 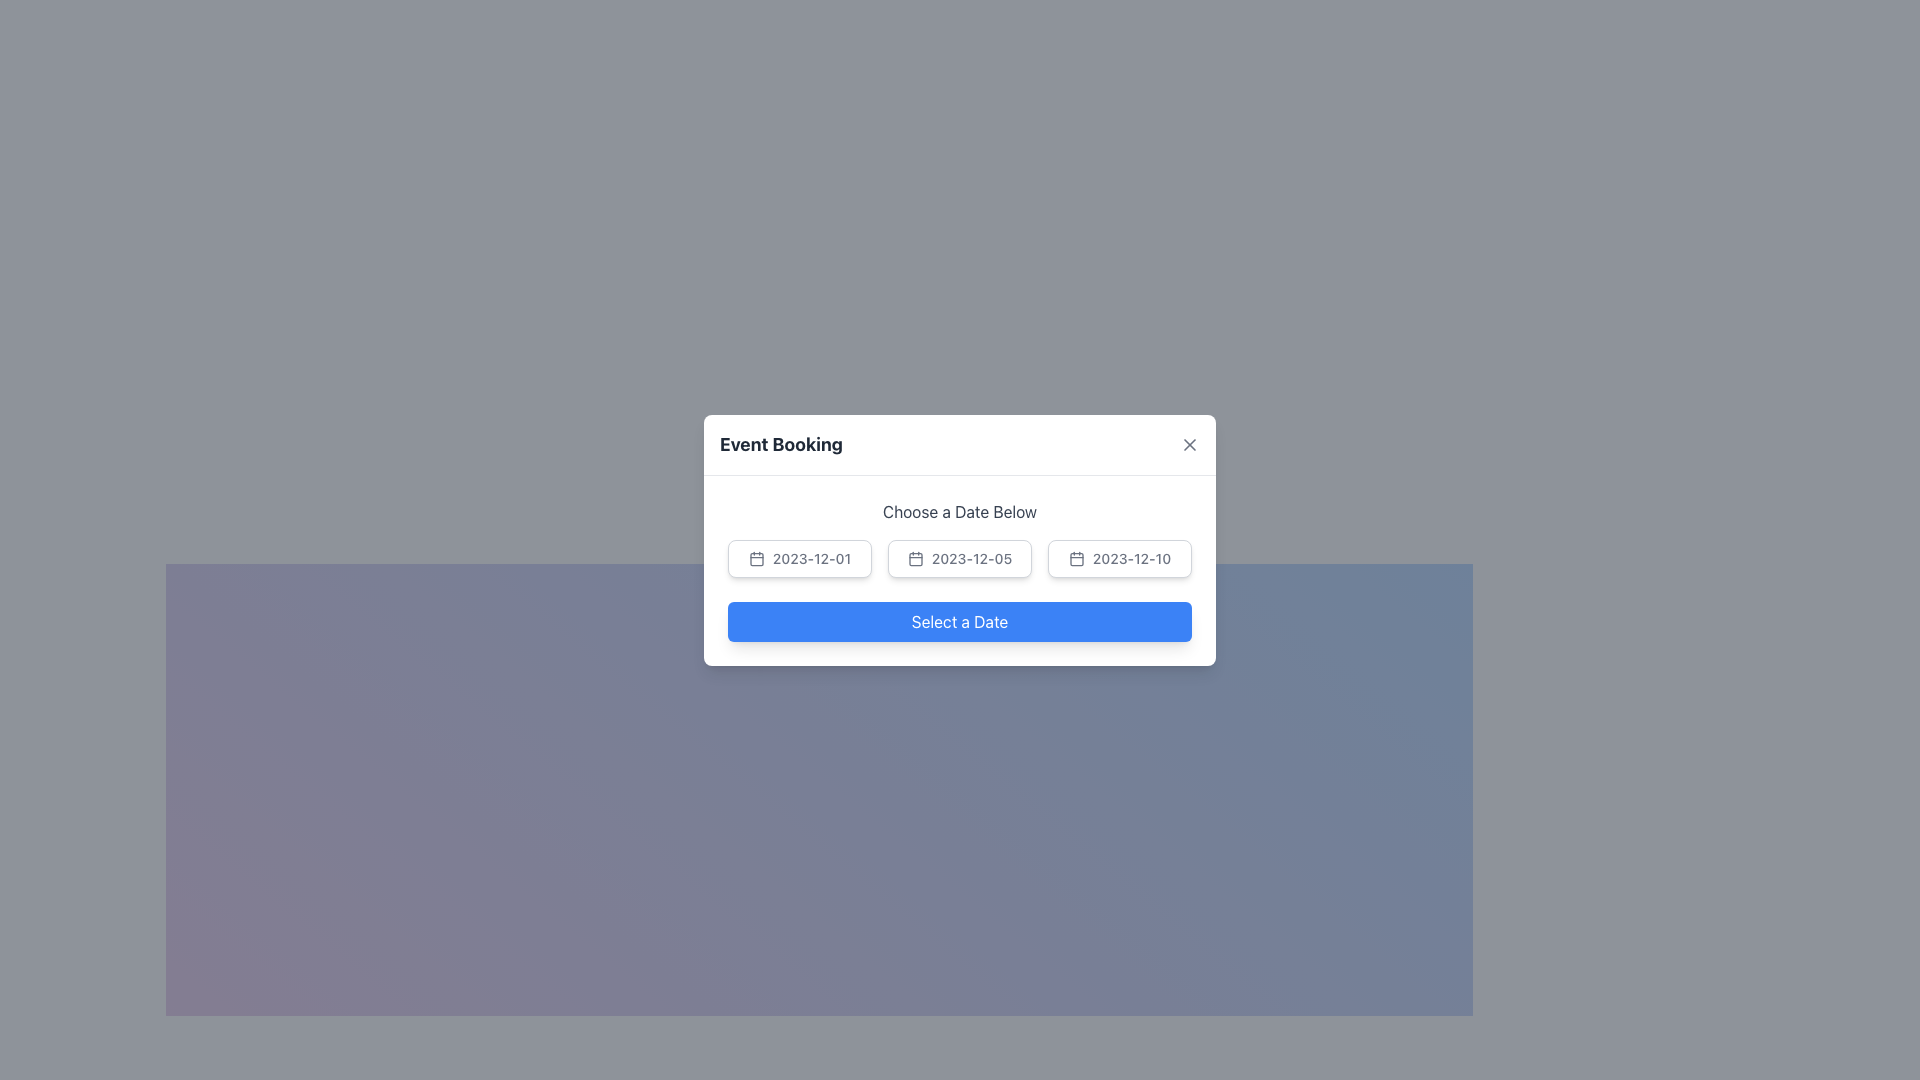 What do you see at coordinates (800, 558) in the screenshot?
I see `the date-selector button for '2023-12-01' within the 'Event Booking' modal` at bounding box center [800, 558].